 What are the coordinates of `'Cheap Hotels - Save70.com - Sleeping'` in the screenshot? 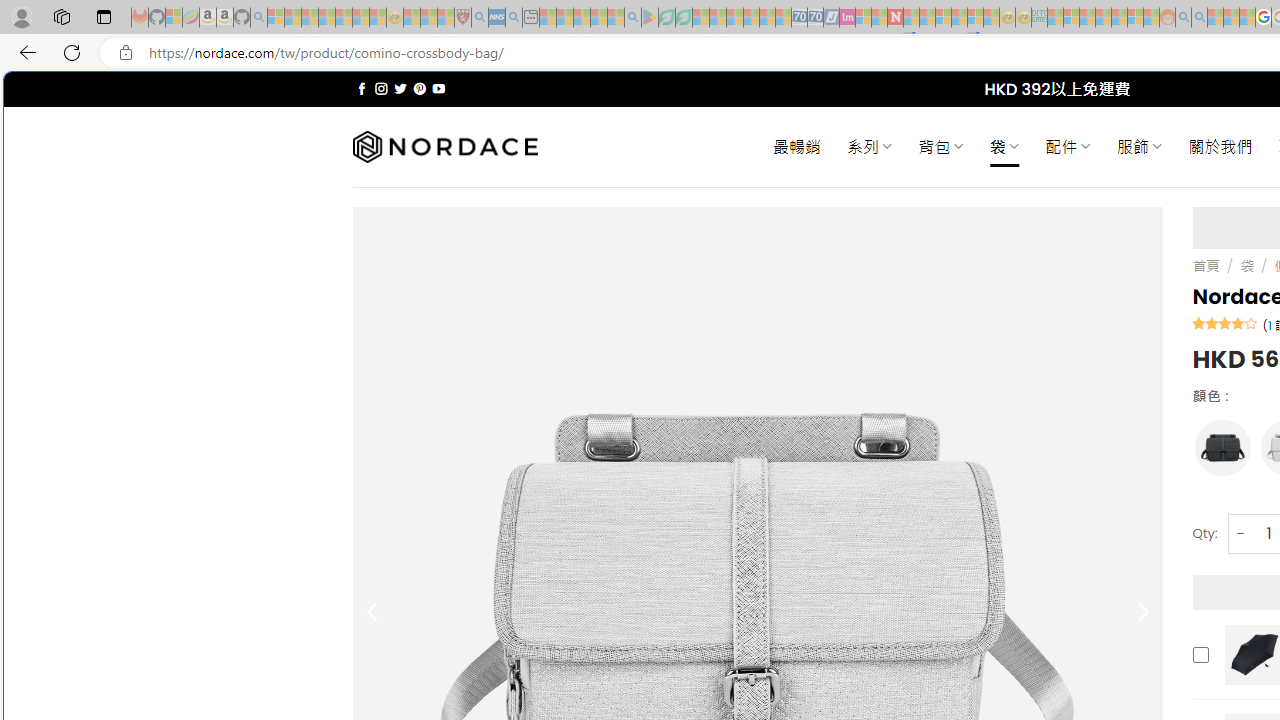 It's located at (815, 17).